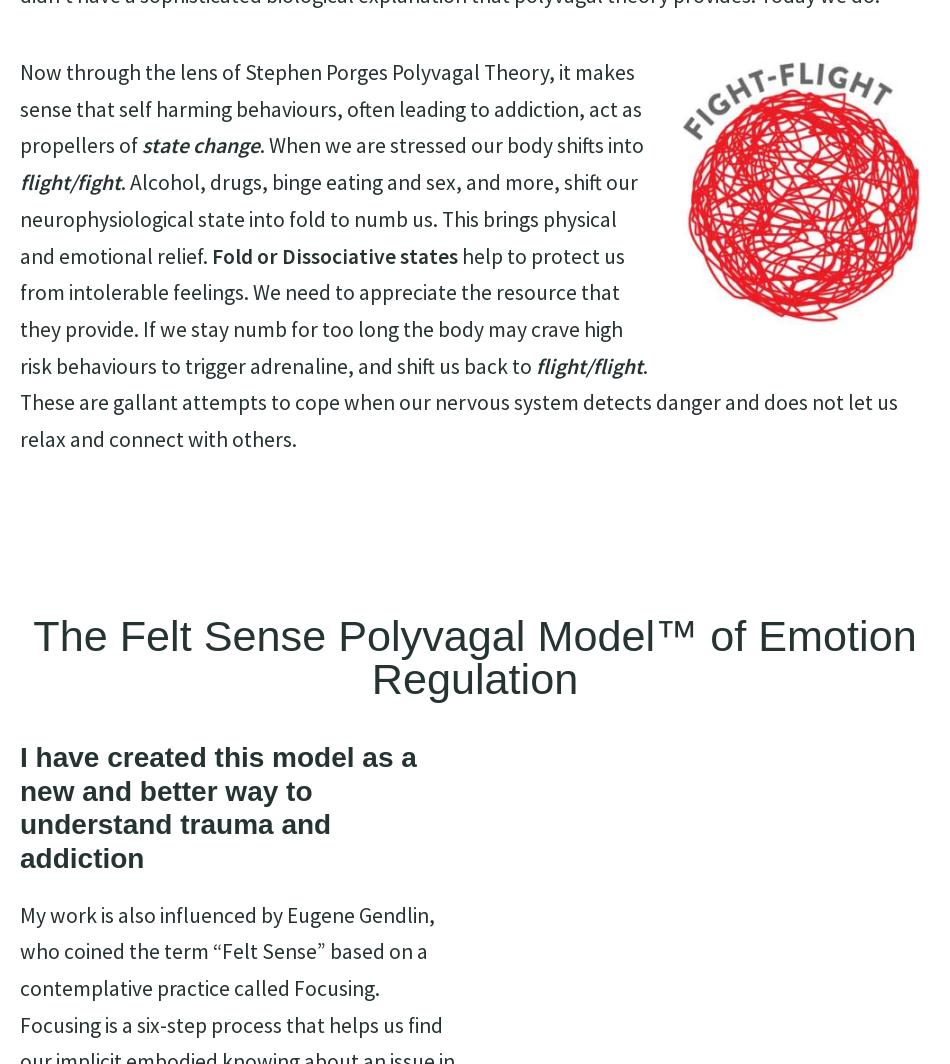 This screenshot has width=950, height=1064. Describe the element at coordinates (201, 145) in the screenshot. I see `'state change'` at that location.